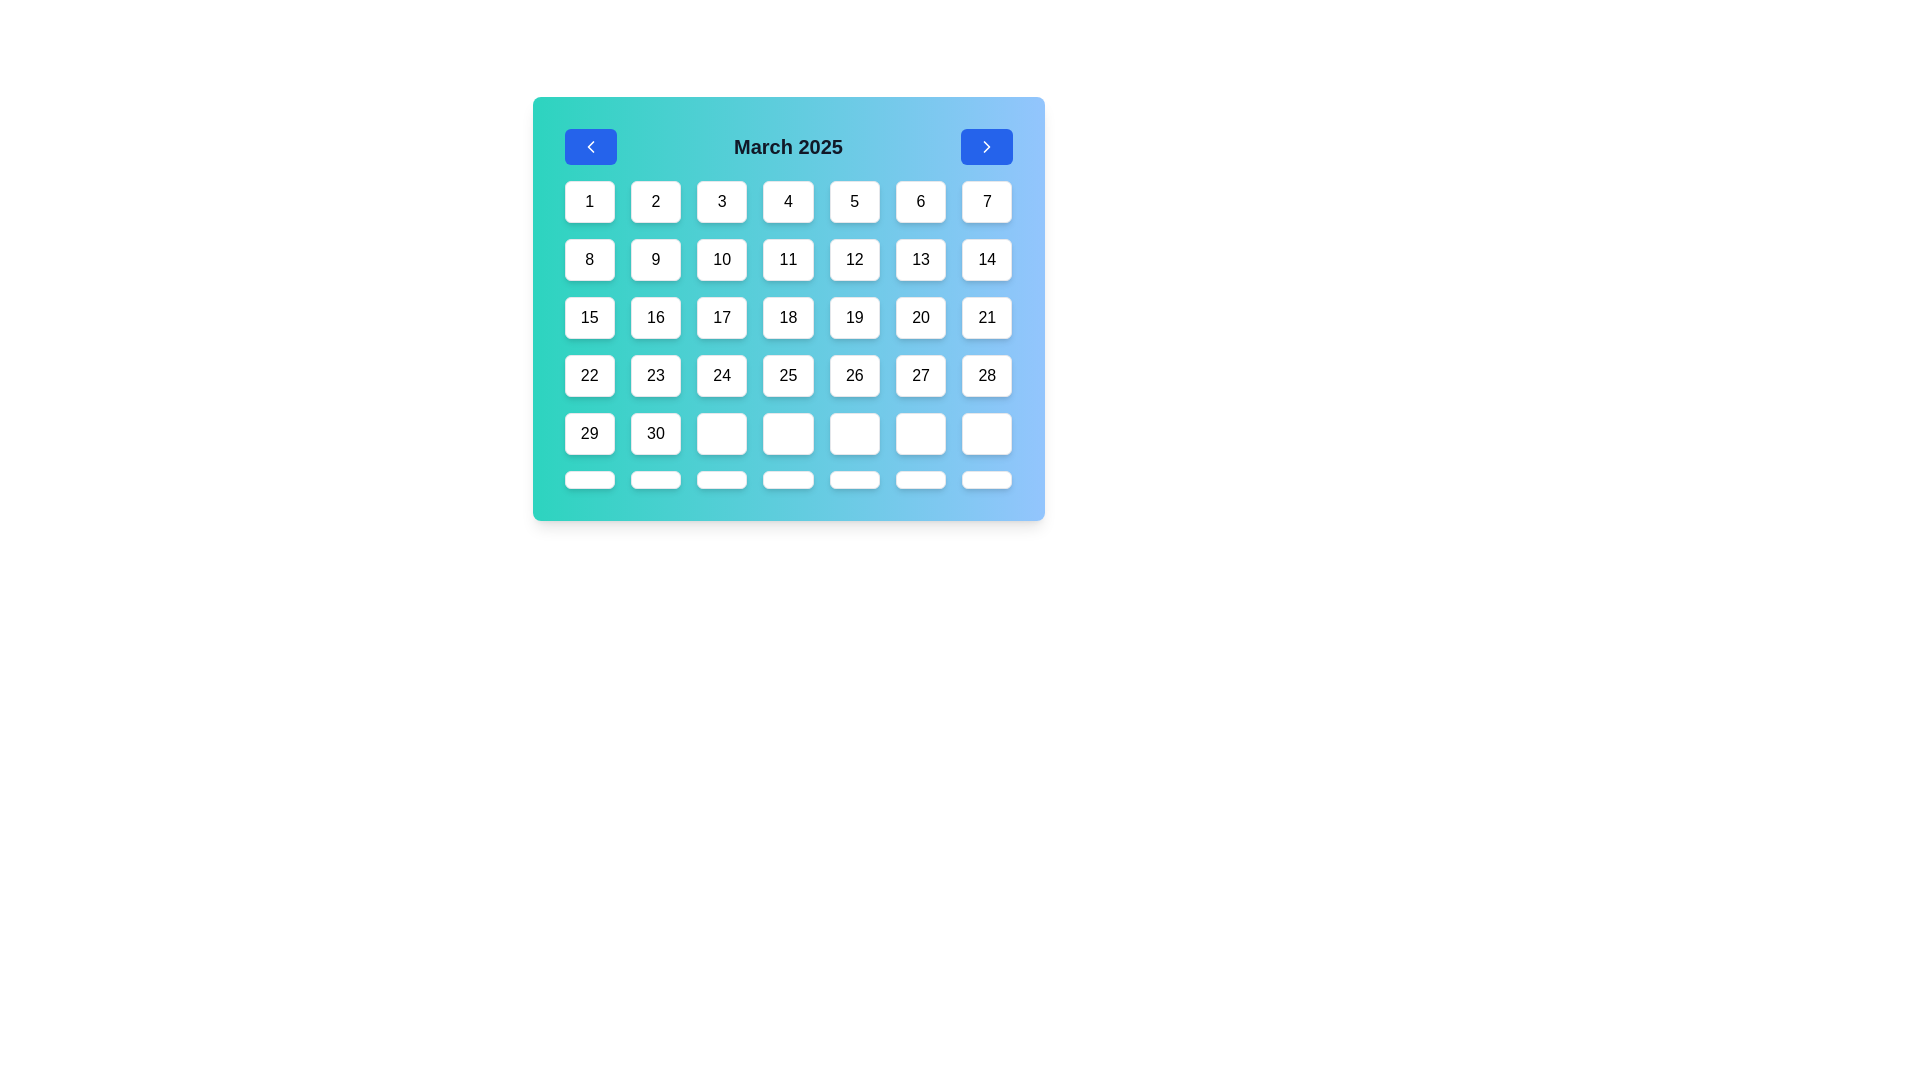  Describe the element at coordinates (655, 479) in the screenshot. I see `the static placeholder box located in the last row, second from the left of a grid, positioned below the cell containing '30'` at that location.